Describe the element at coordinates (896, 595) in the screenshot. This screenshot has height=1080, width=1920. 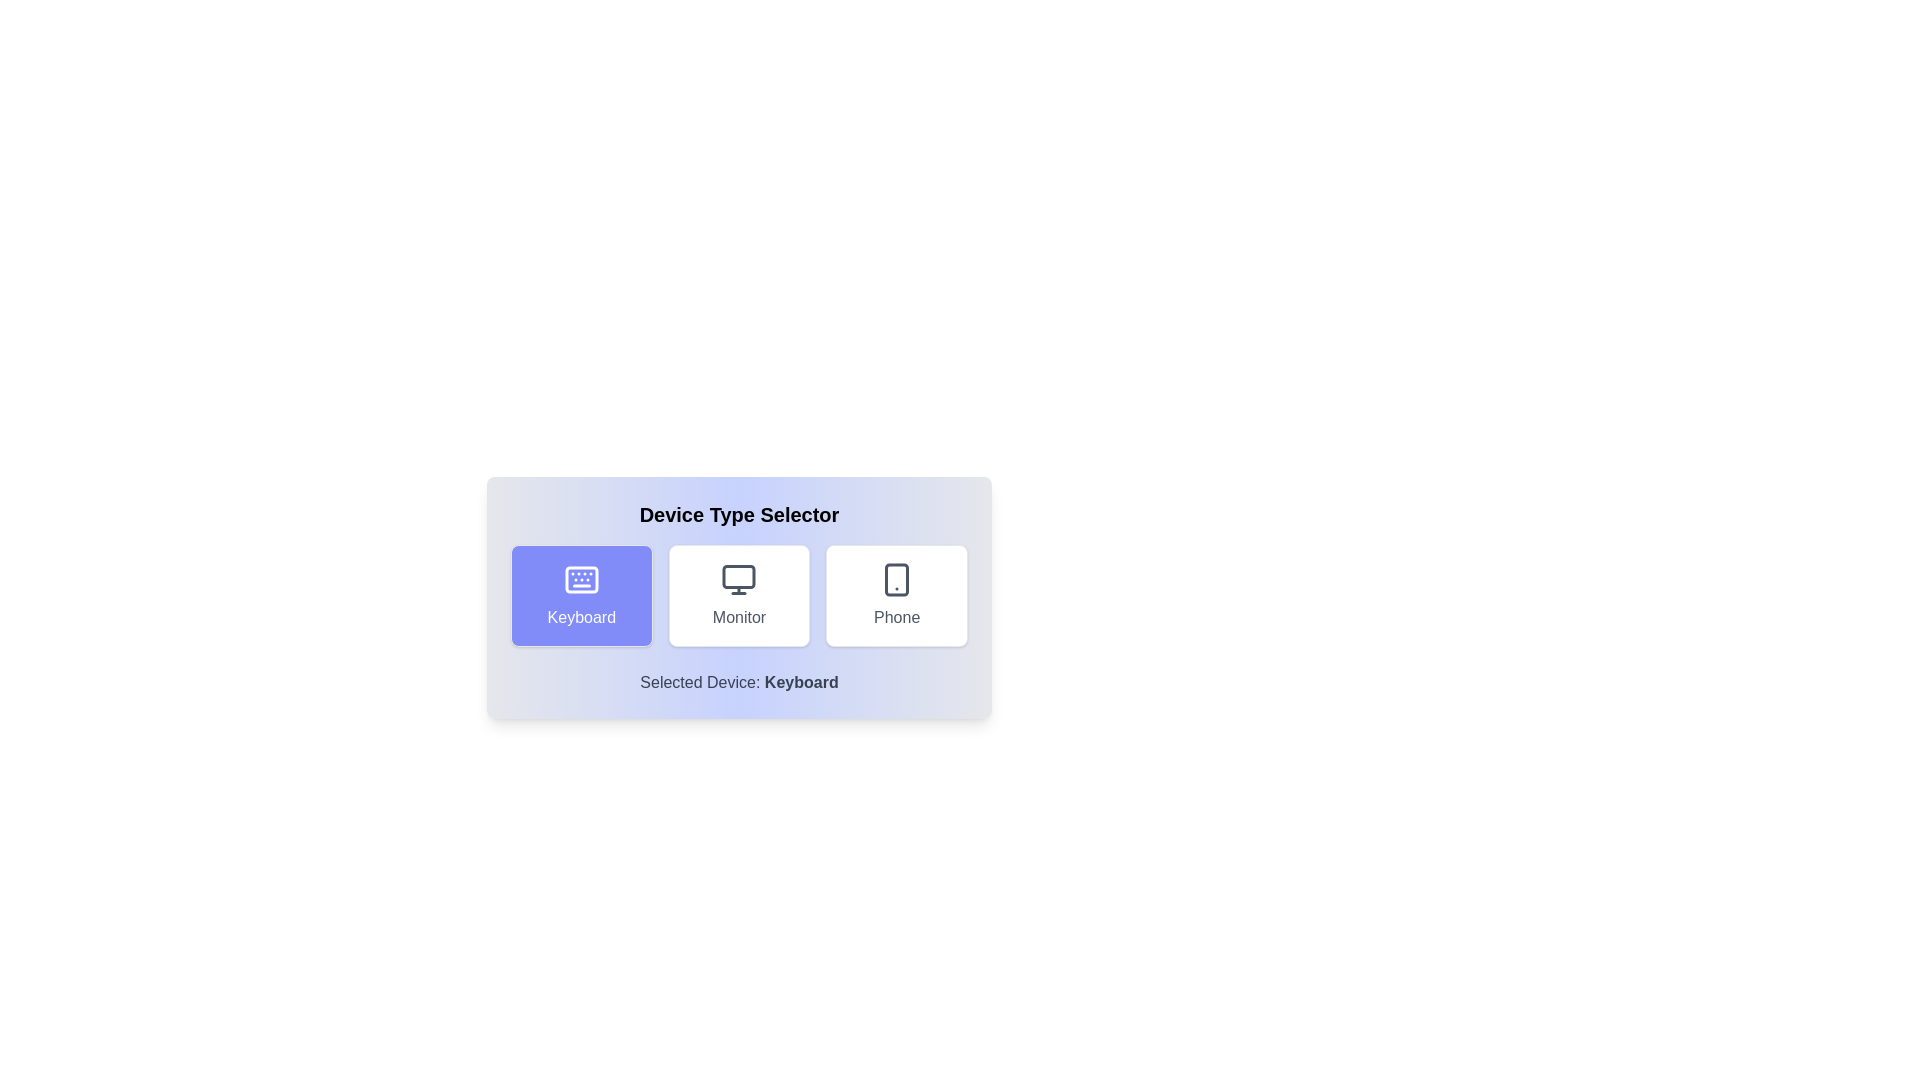
I see `the button corresponding to the selected device type Phone` at that location.